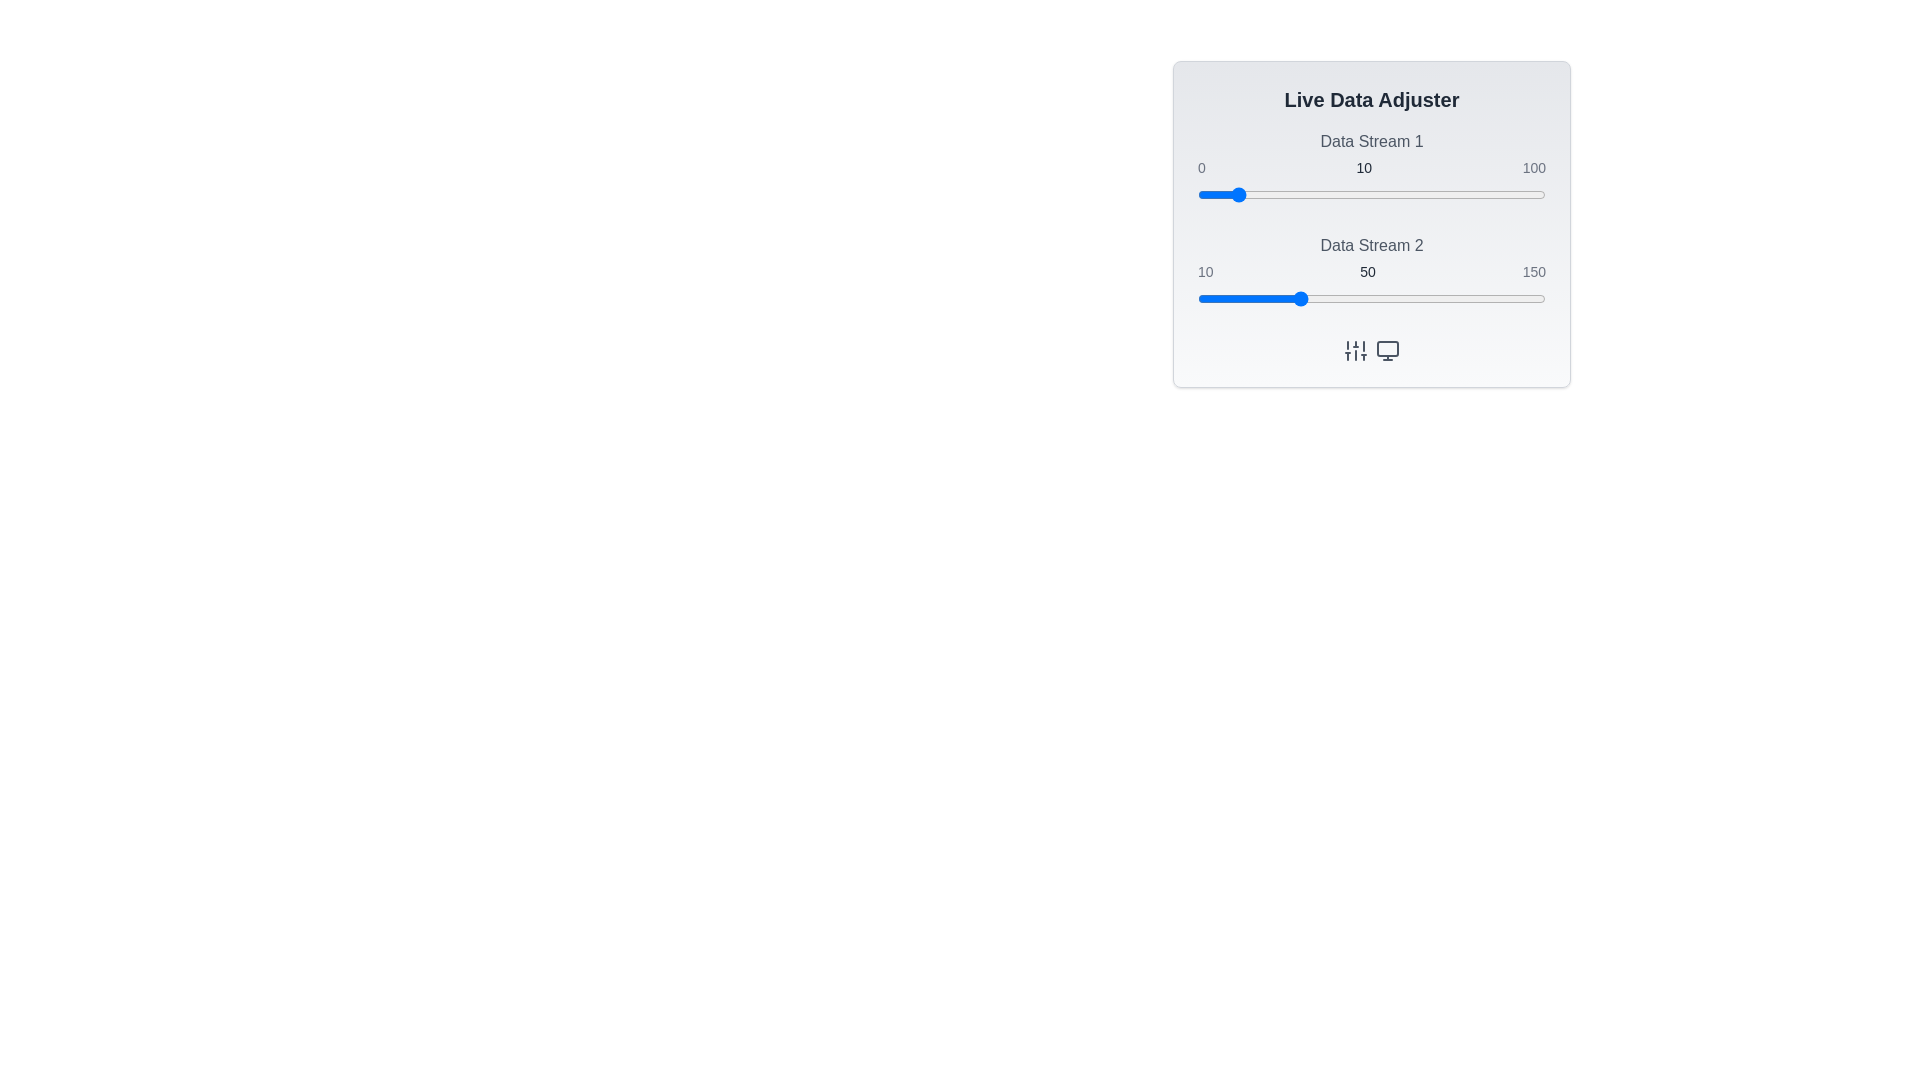 This screenshot has width=1920, height=1080. What do you see at coordinates (1239, 299) in the screenshot?
I see `the slider value` at bounding box center [1239, 299].